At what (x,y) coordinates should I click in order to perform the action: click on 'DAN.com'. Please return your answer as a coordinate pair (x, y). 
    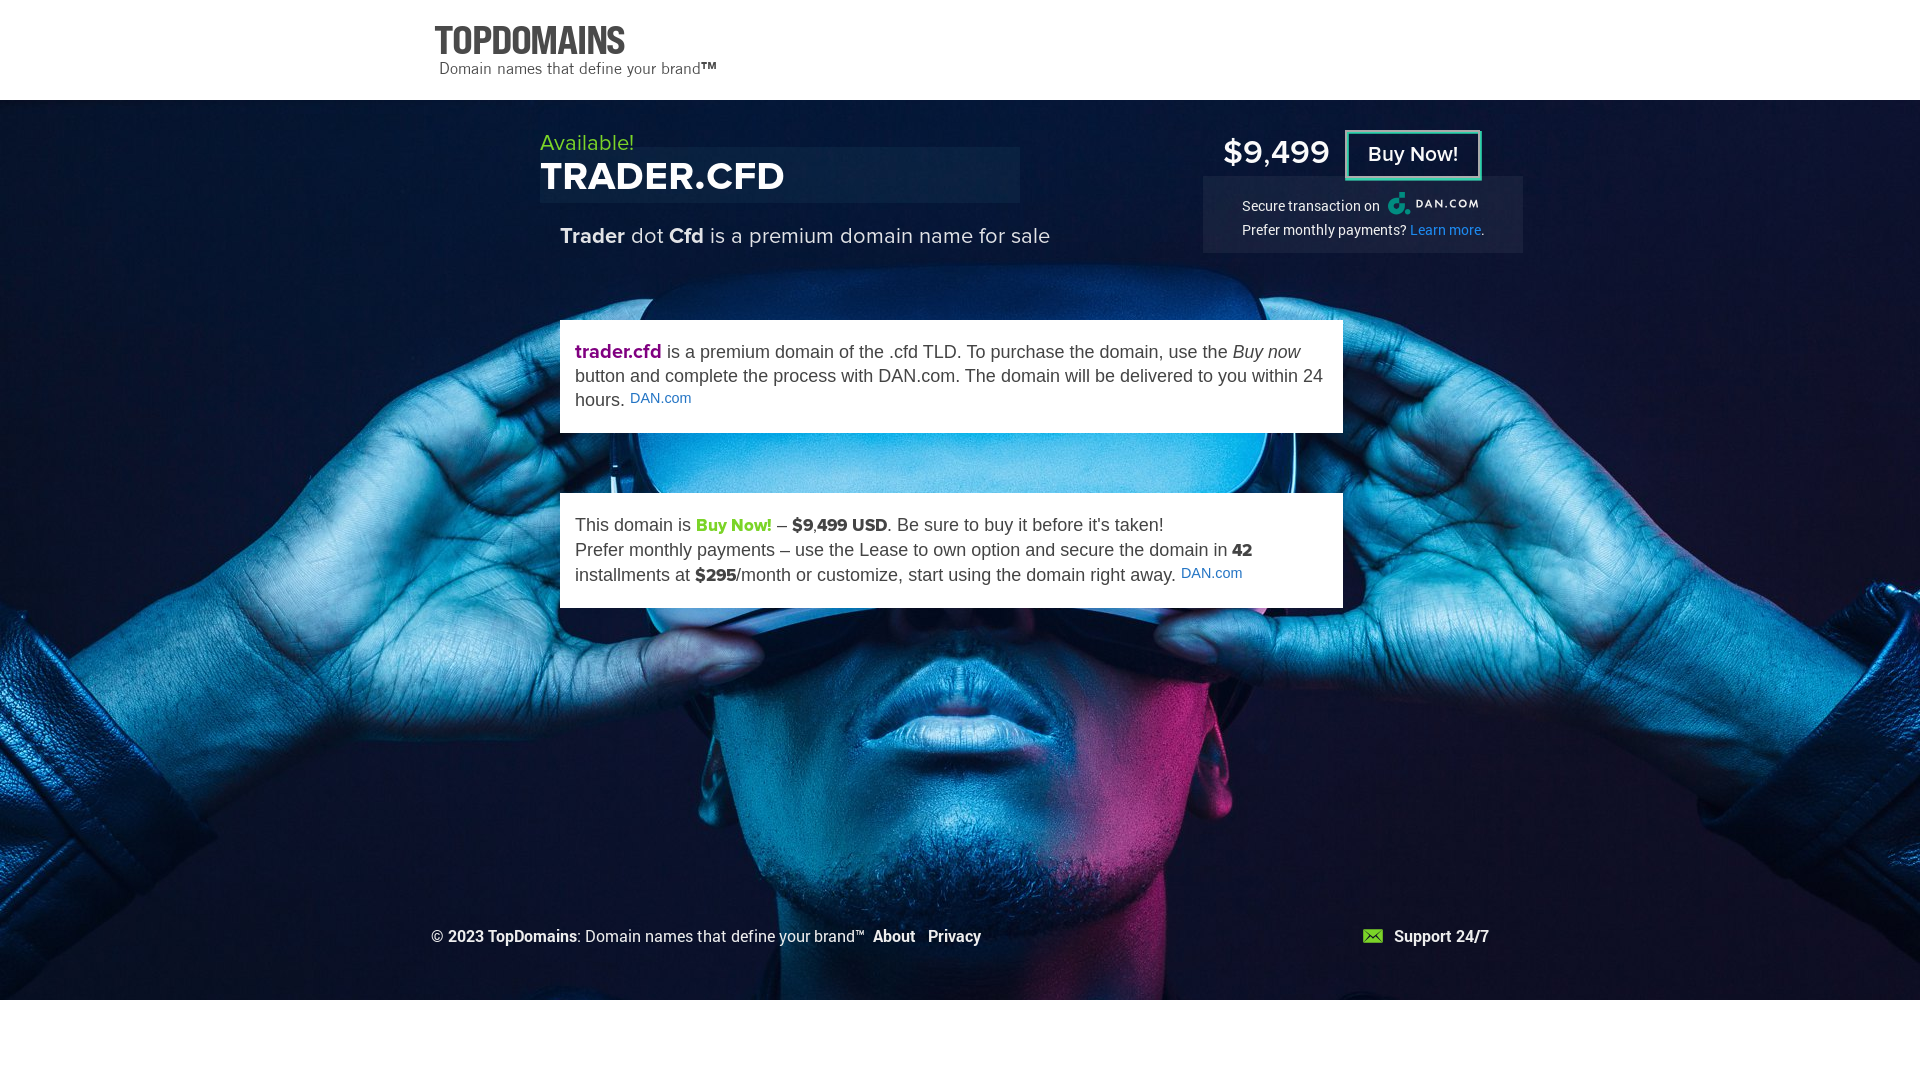
    Looking at the image, I should click on (661, 397).